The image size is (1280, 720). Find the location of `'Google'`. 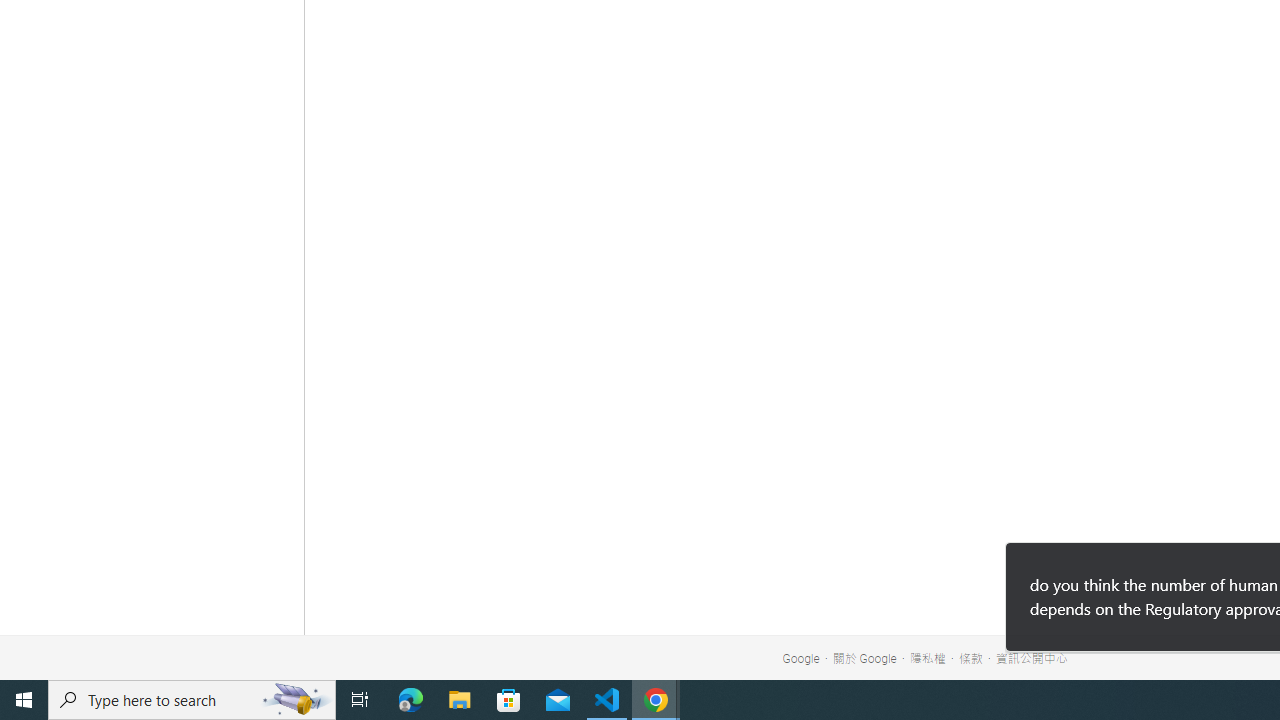

'Google' is located at coordinates (801, 659).